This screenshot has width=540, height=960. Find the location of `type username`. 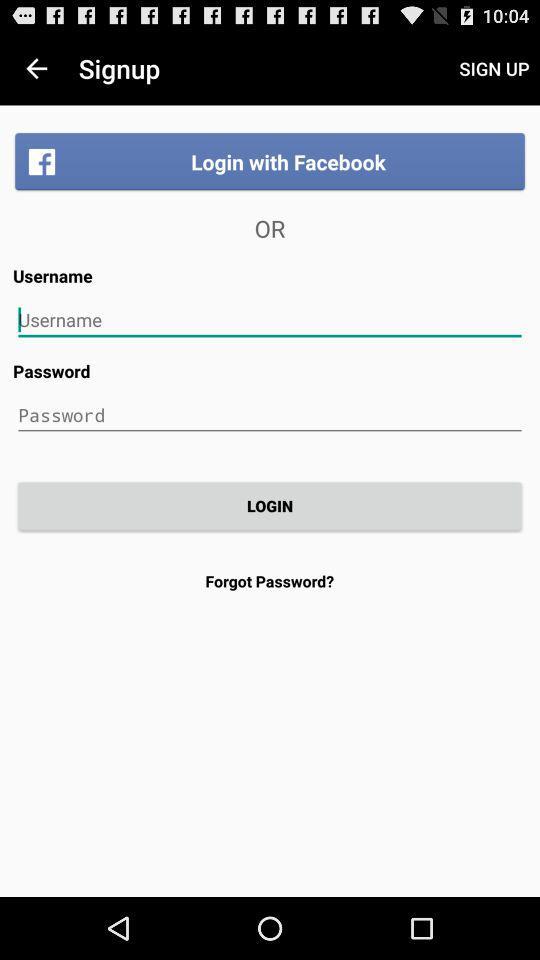

type username is located at coordinates (270, 320).